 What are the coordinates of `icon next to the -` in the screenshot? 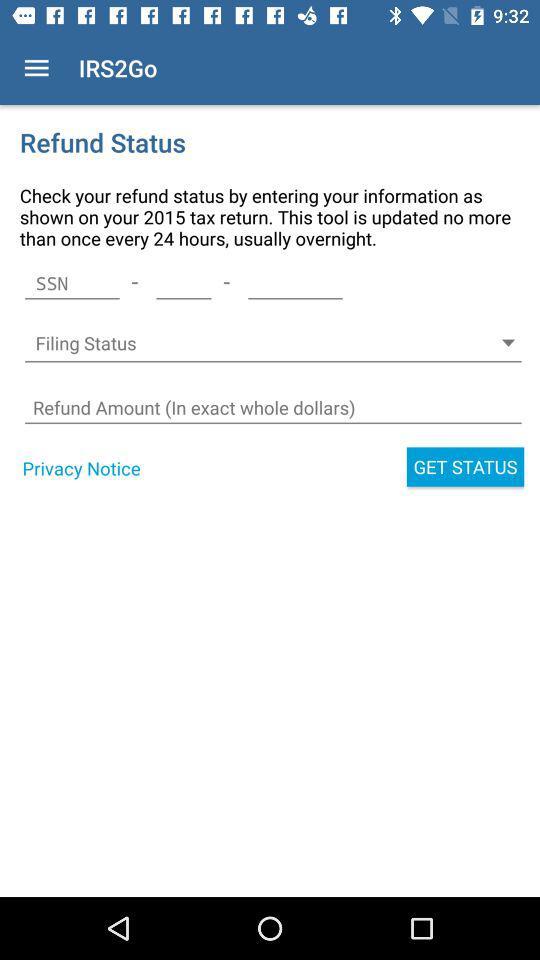 It's located at (183, 282).